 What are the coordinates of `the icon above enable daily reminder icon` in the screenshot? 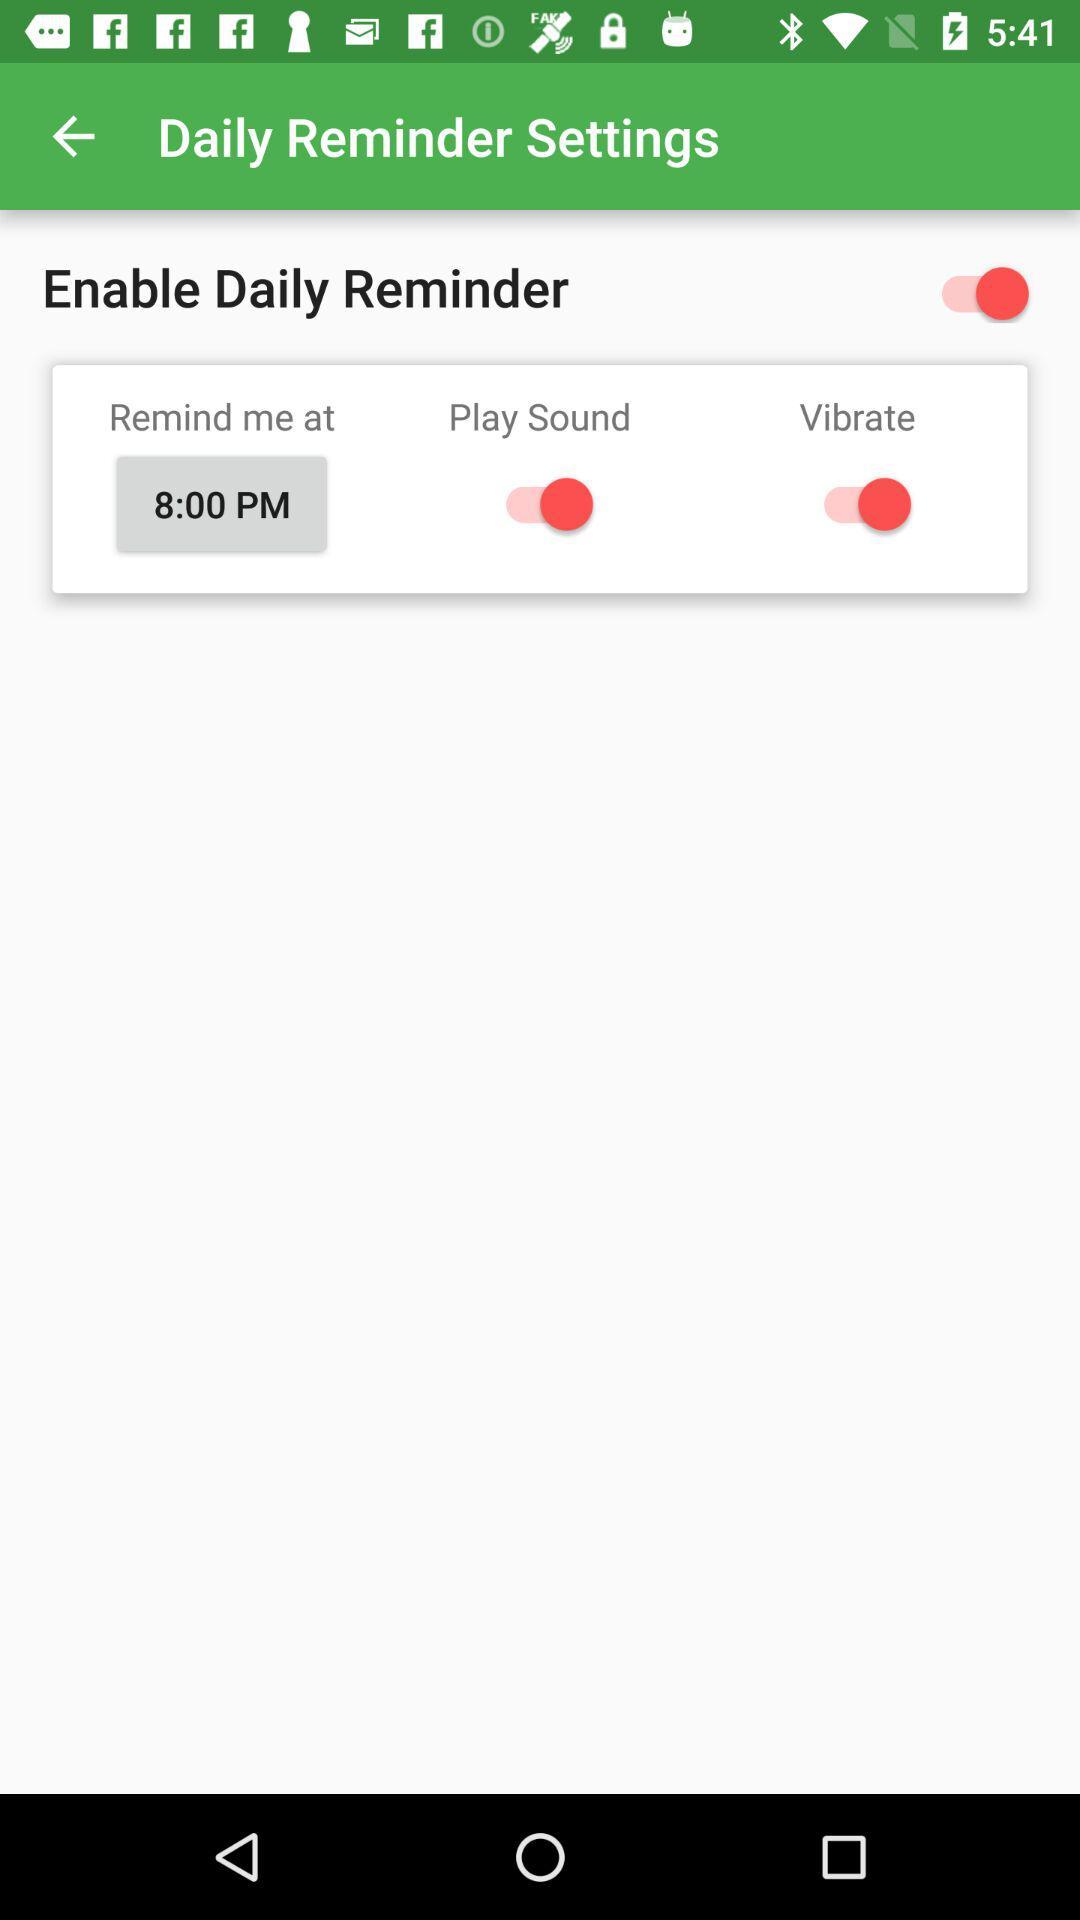 It's located at (72, 135).